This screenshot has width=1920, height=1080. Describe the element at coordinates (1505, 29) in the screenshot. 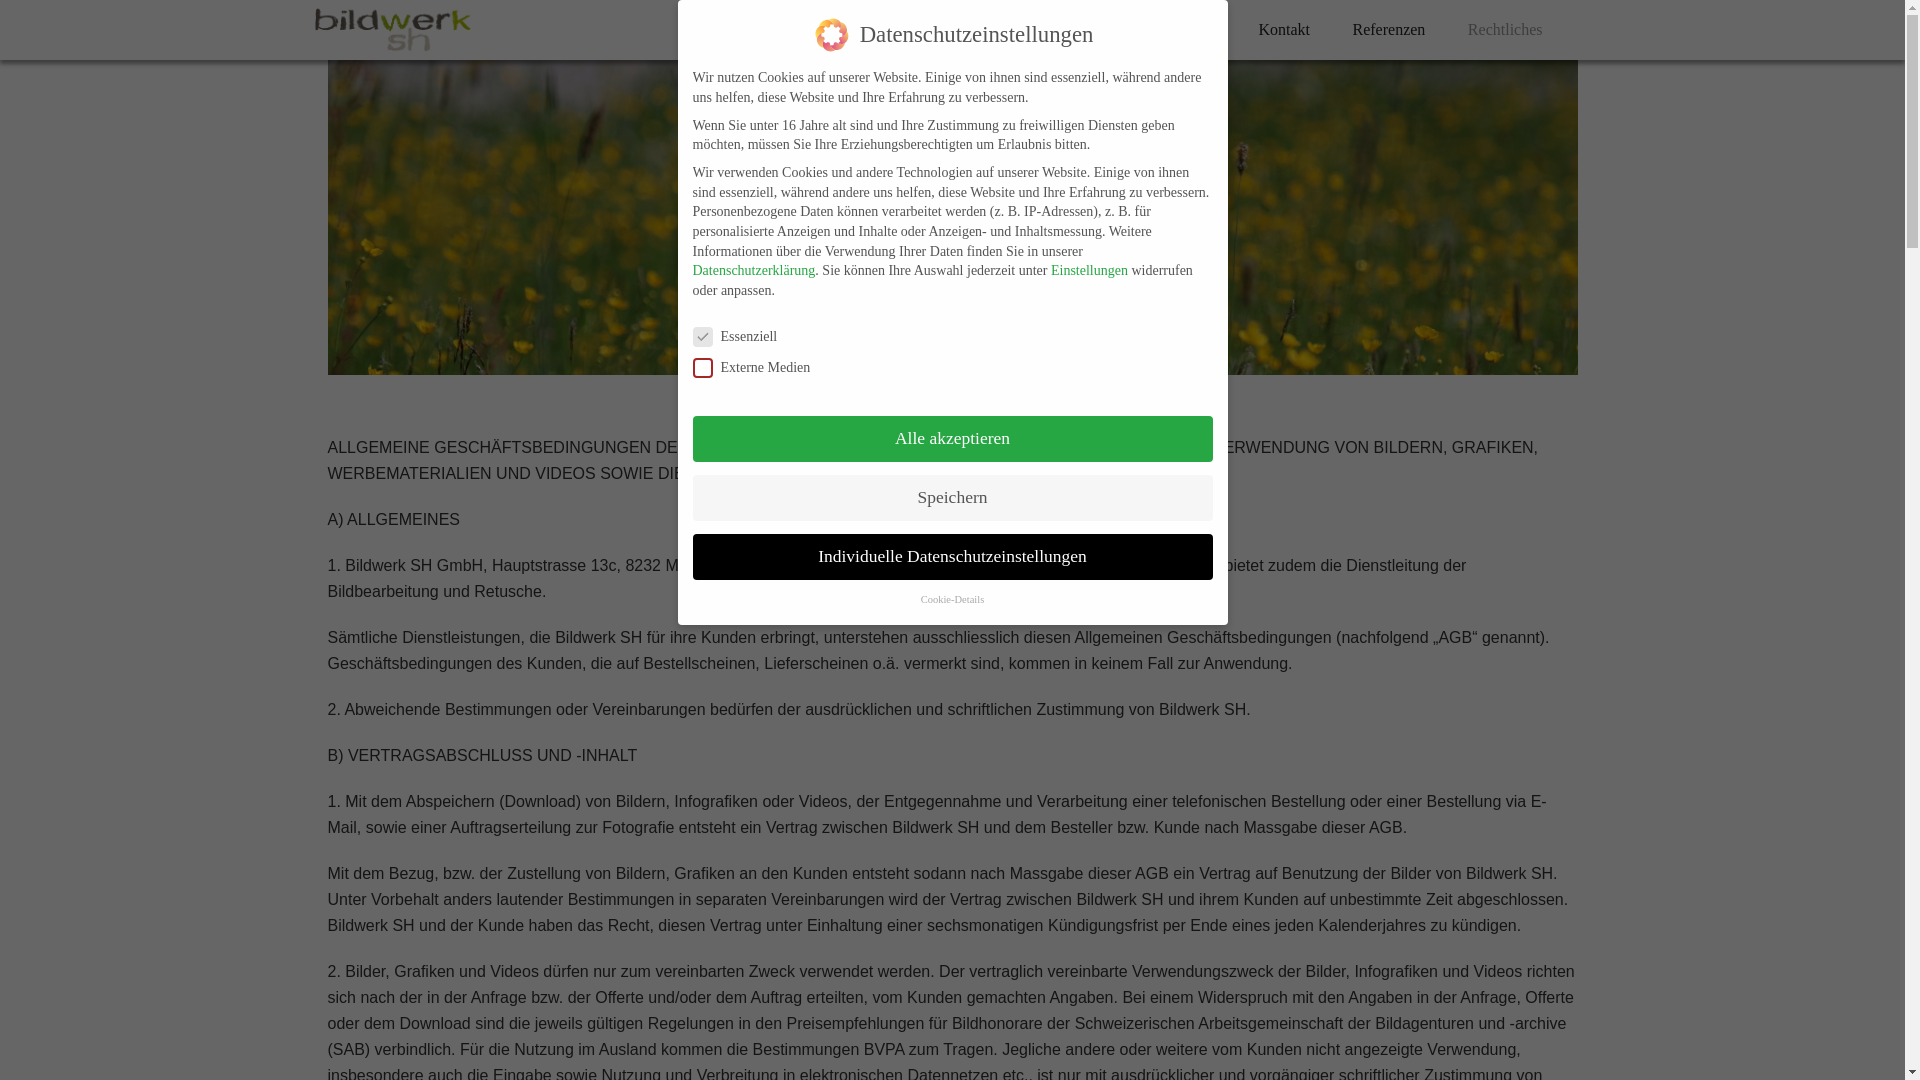

I see `'Rechtliches'` at that location.